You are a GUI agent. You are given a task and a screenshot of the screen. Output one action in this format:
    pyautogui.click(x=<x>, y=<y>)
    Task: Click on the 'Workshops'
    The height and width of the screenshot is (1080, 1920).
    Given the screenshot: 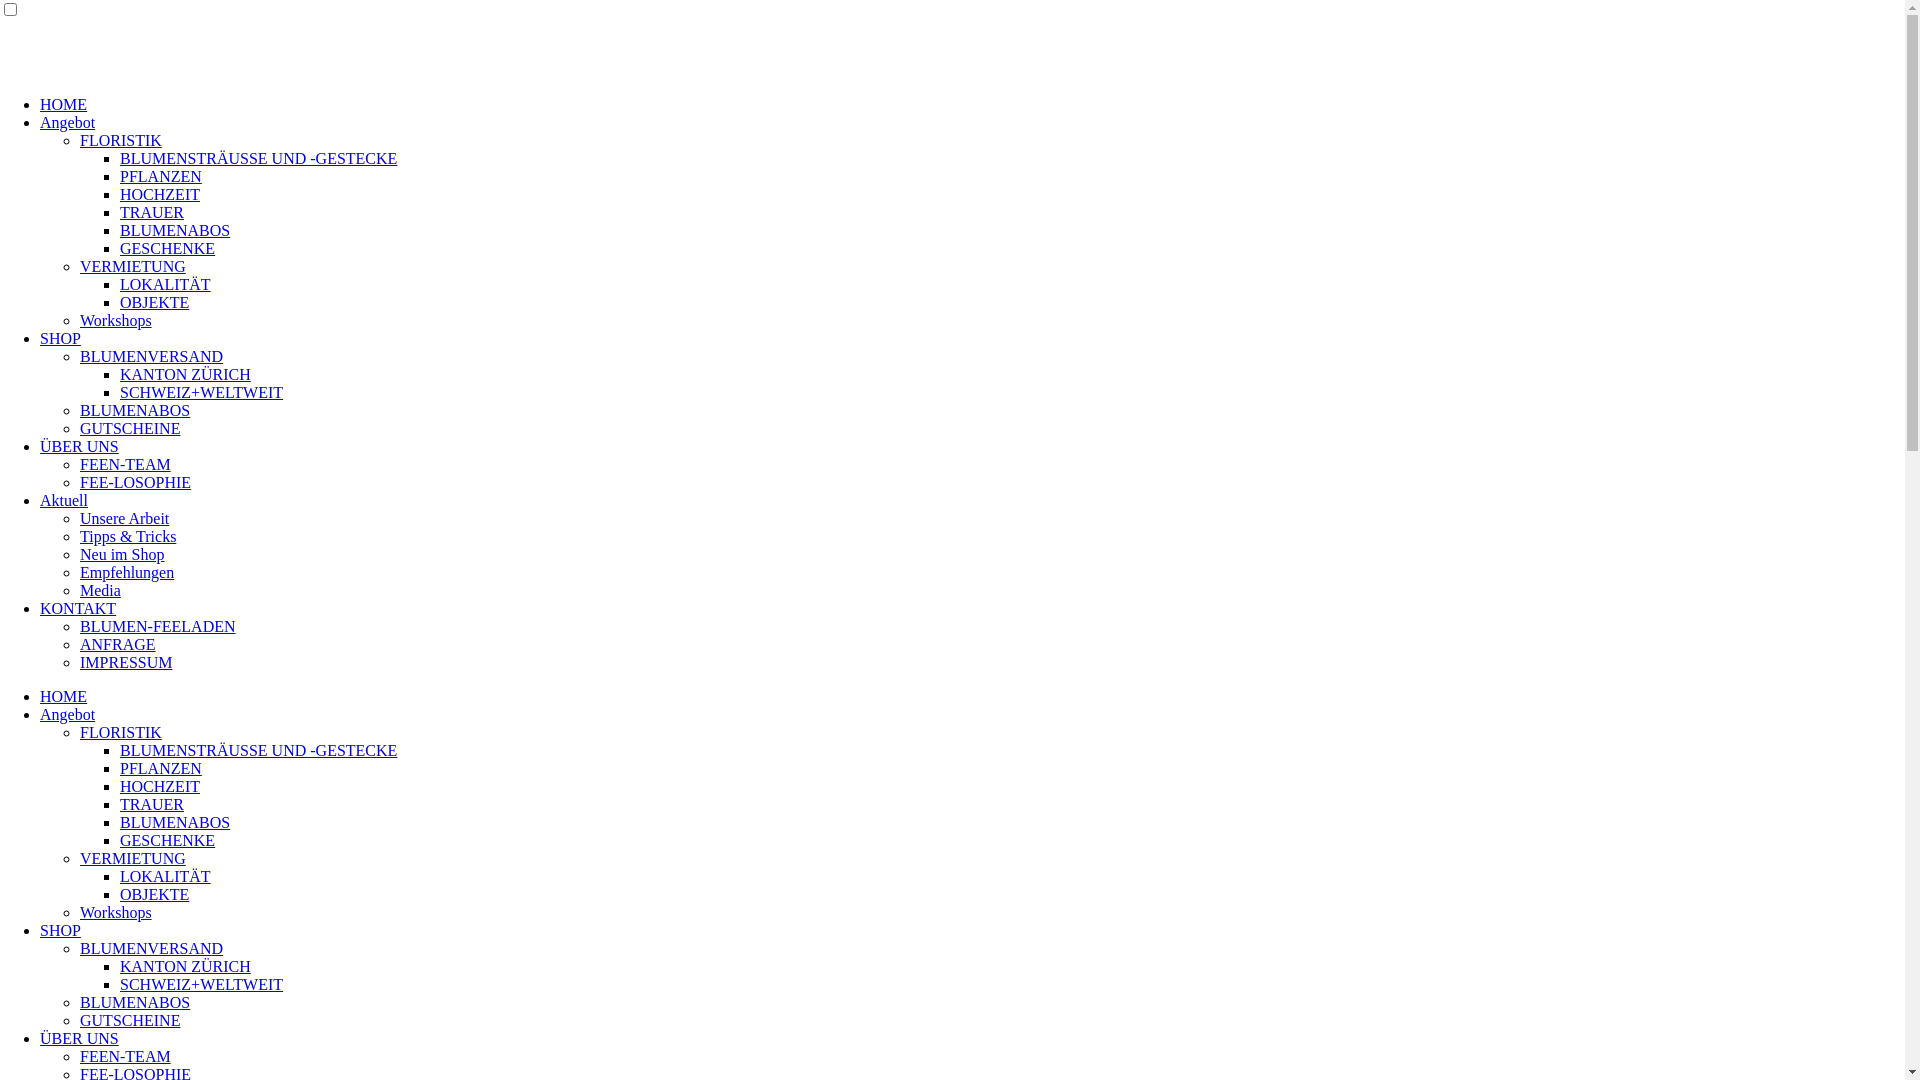 What is the action you would take?
    pyautogui.click(x=114, y=319)
    